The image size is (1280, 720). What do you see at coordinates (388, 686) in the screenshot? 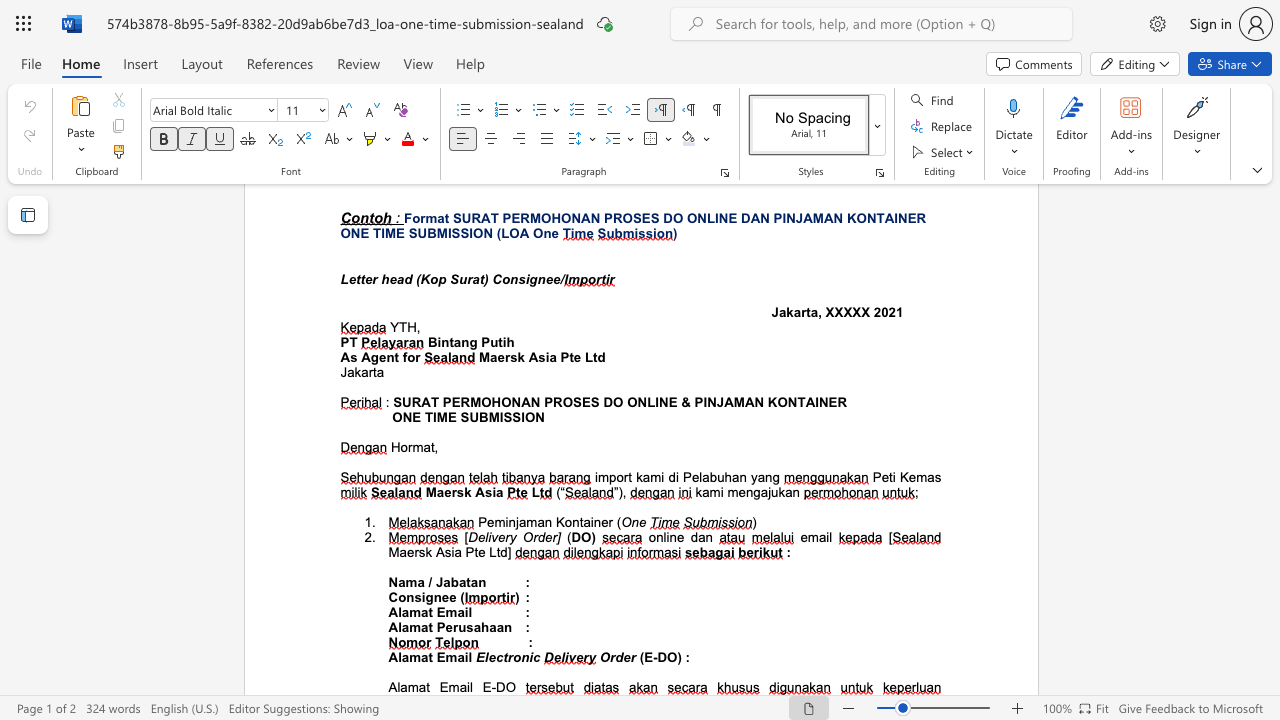
I see `the subset text "Al" within the text "Alamat Email E-DO"` at bounding box center [388, 686].